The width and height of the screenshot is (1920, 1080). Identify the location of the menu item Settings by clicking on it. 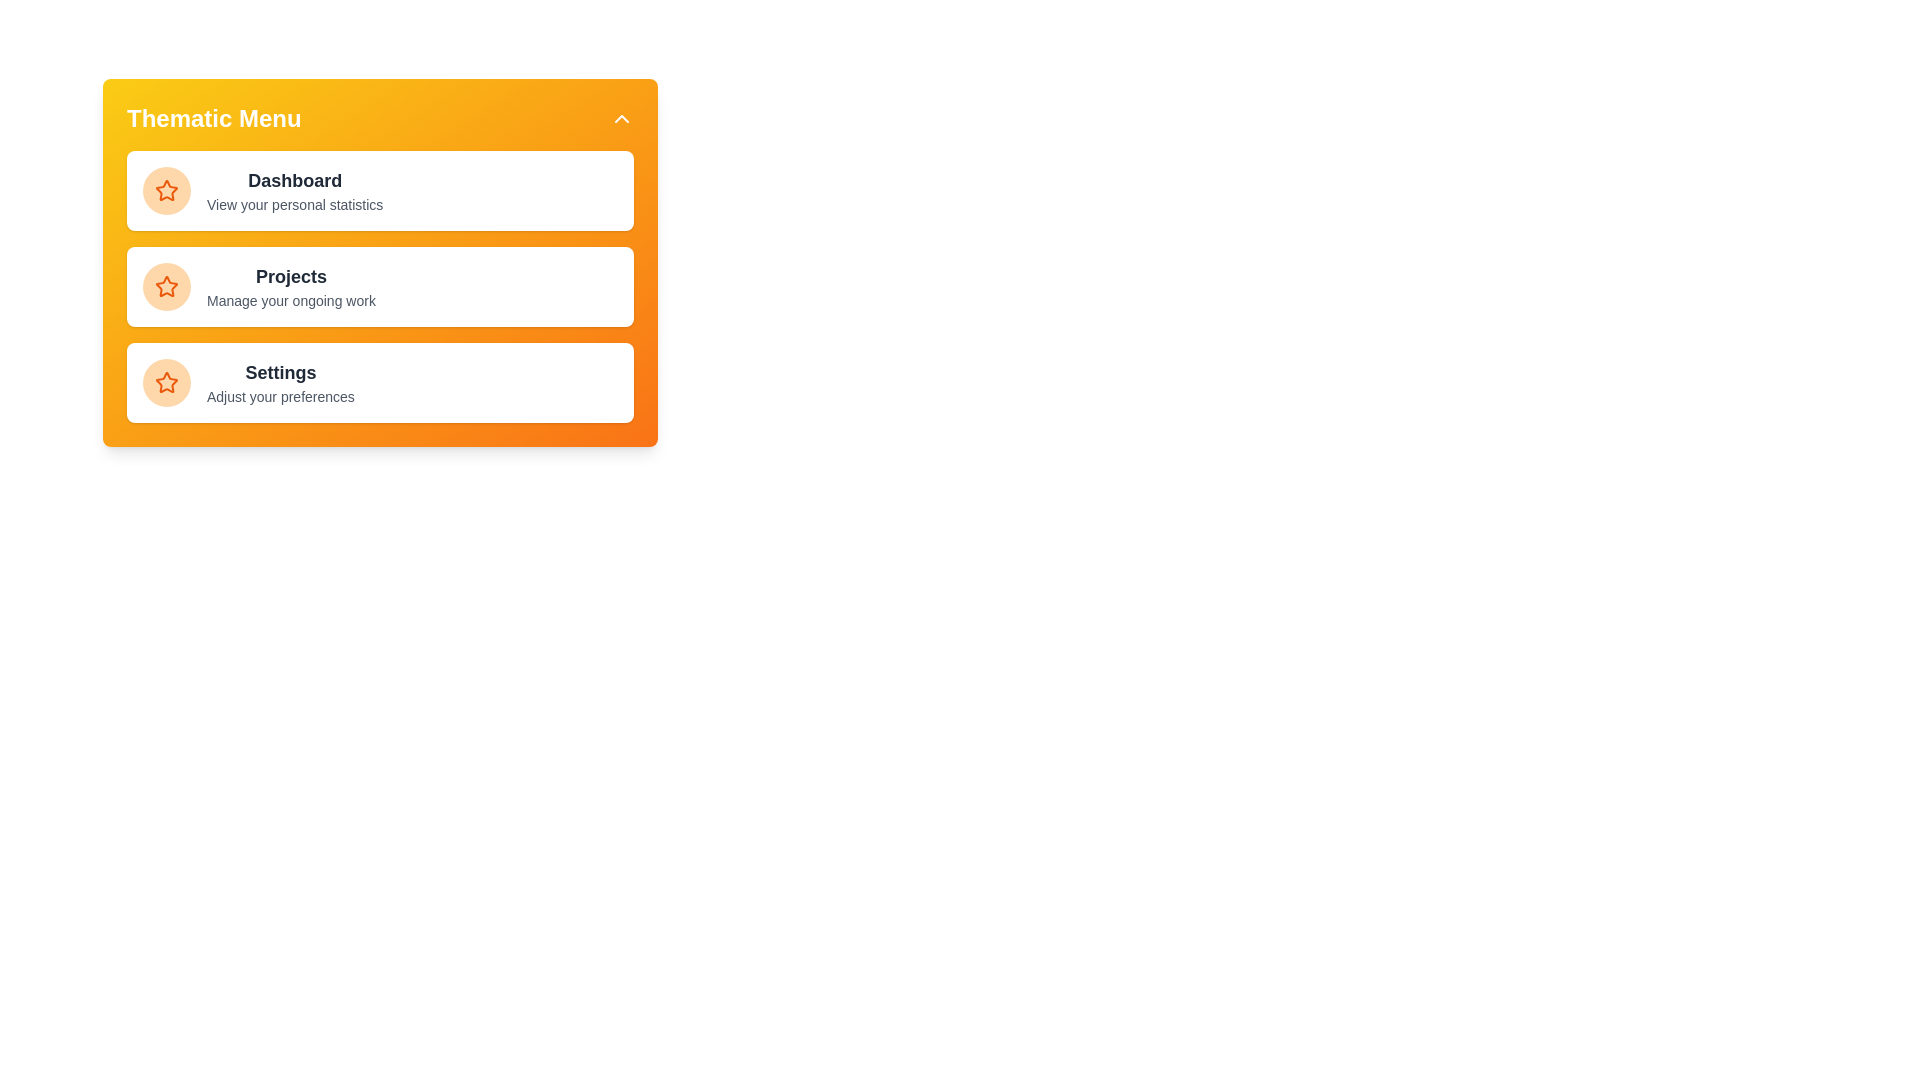
(380, 382).